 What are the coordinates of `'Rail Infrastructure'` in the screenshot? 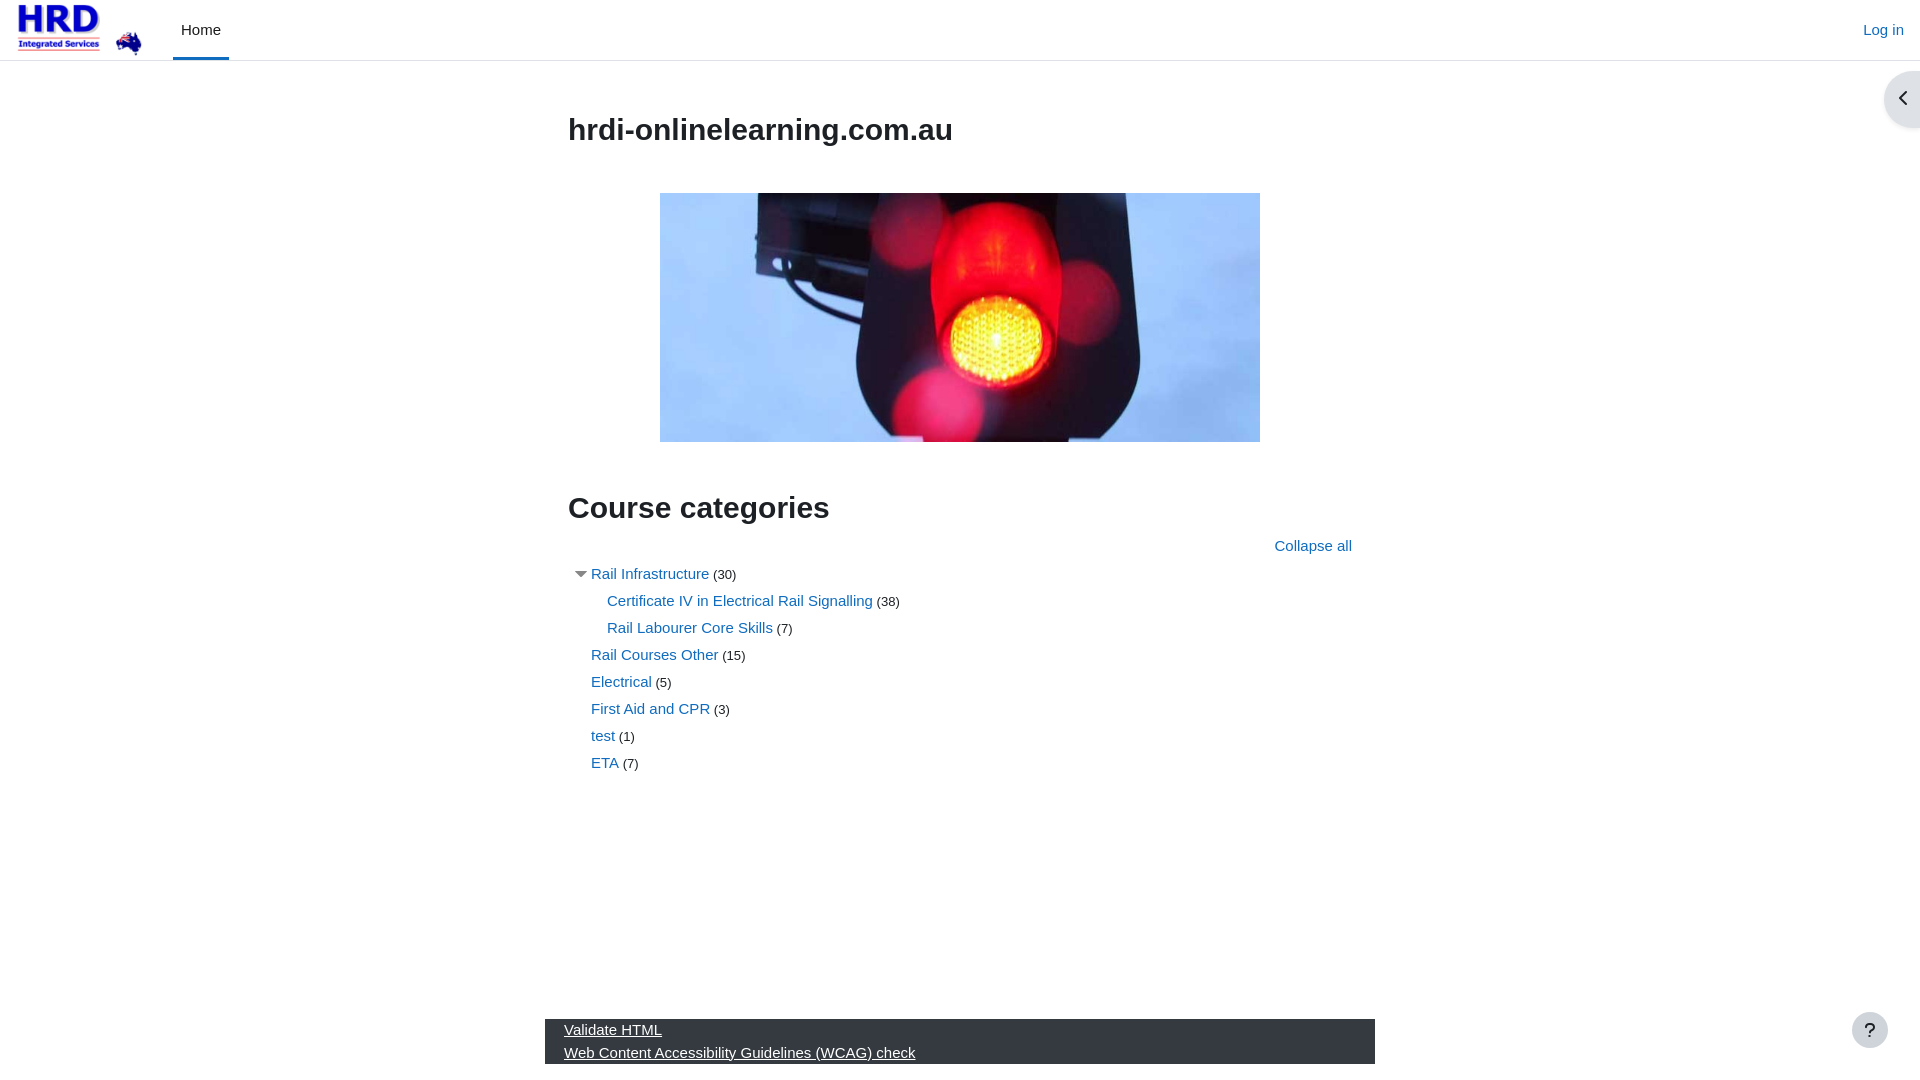 It's located at (589, 572).